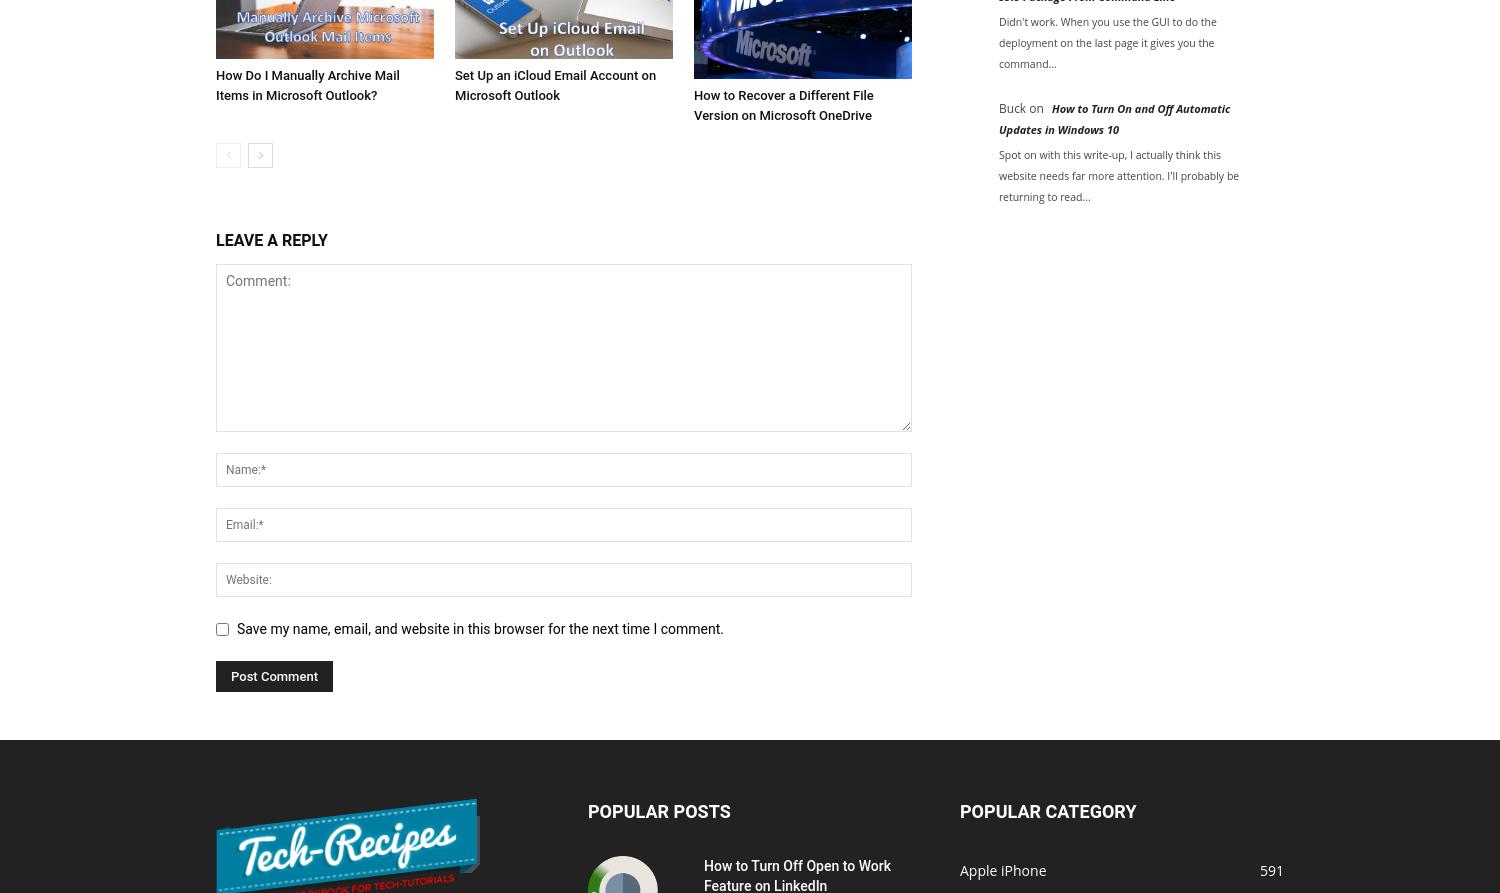 This screenshot has height=893, width=1500. Describe the element at coordinates (587, 809) in the screenshot. I see `'POPULAR POSTS'` at that location.